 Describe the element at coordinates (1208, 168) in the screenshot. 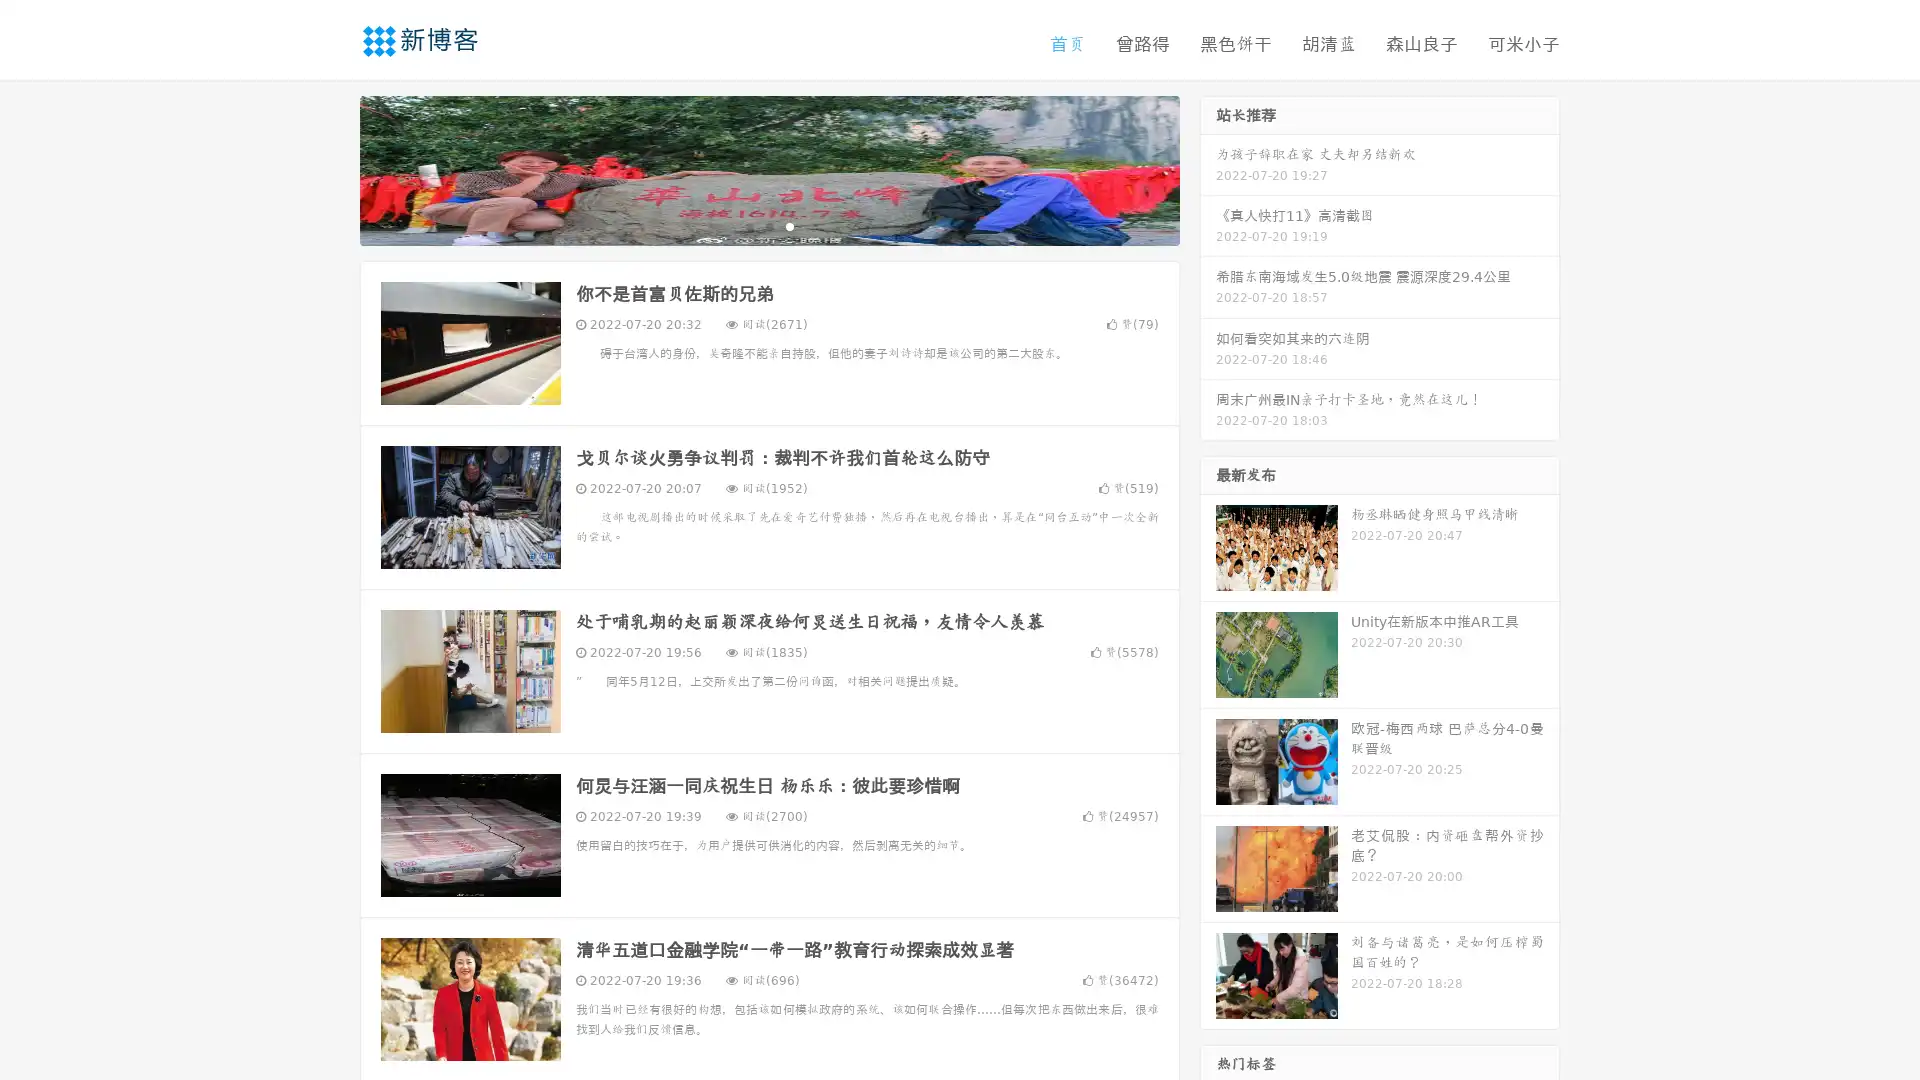

I see `Next slide` at that location.